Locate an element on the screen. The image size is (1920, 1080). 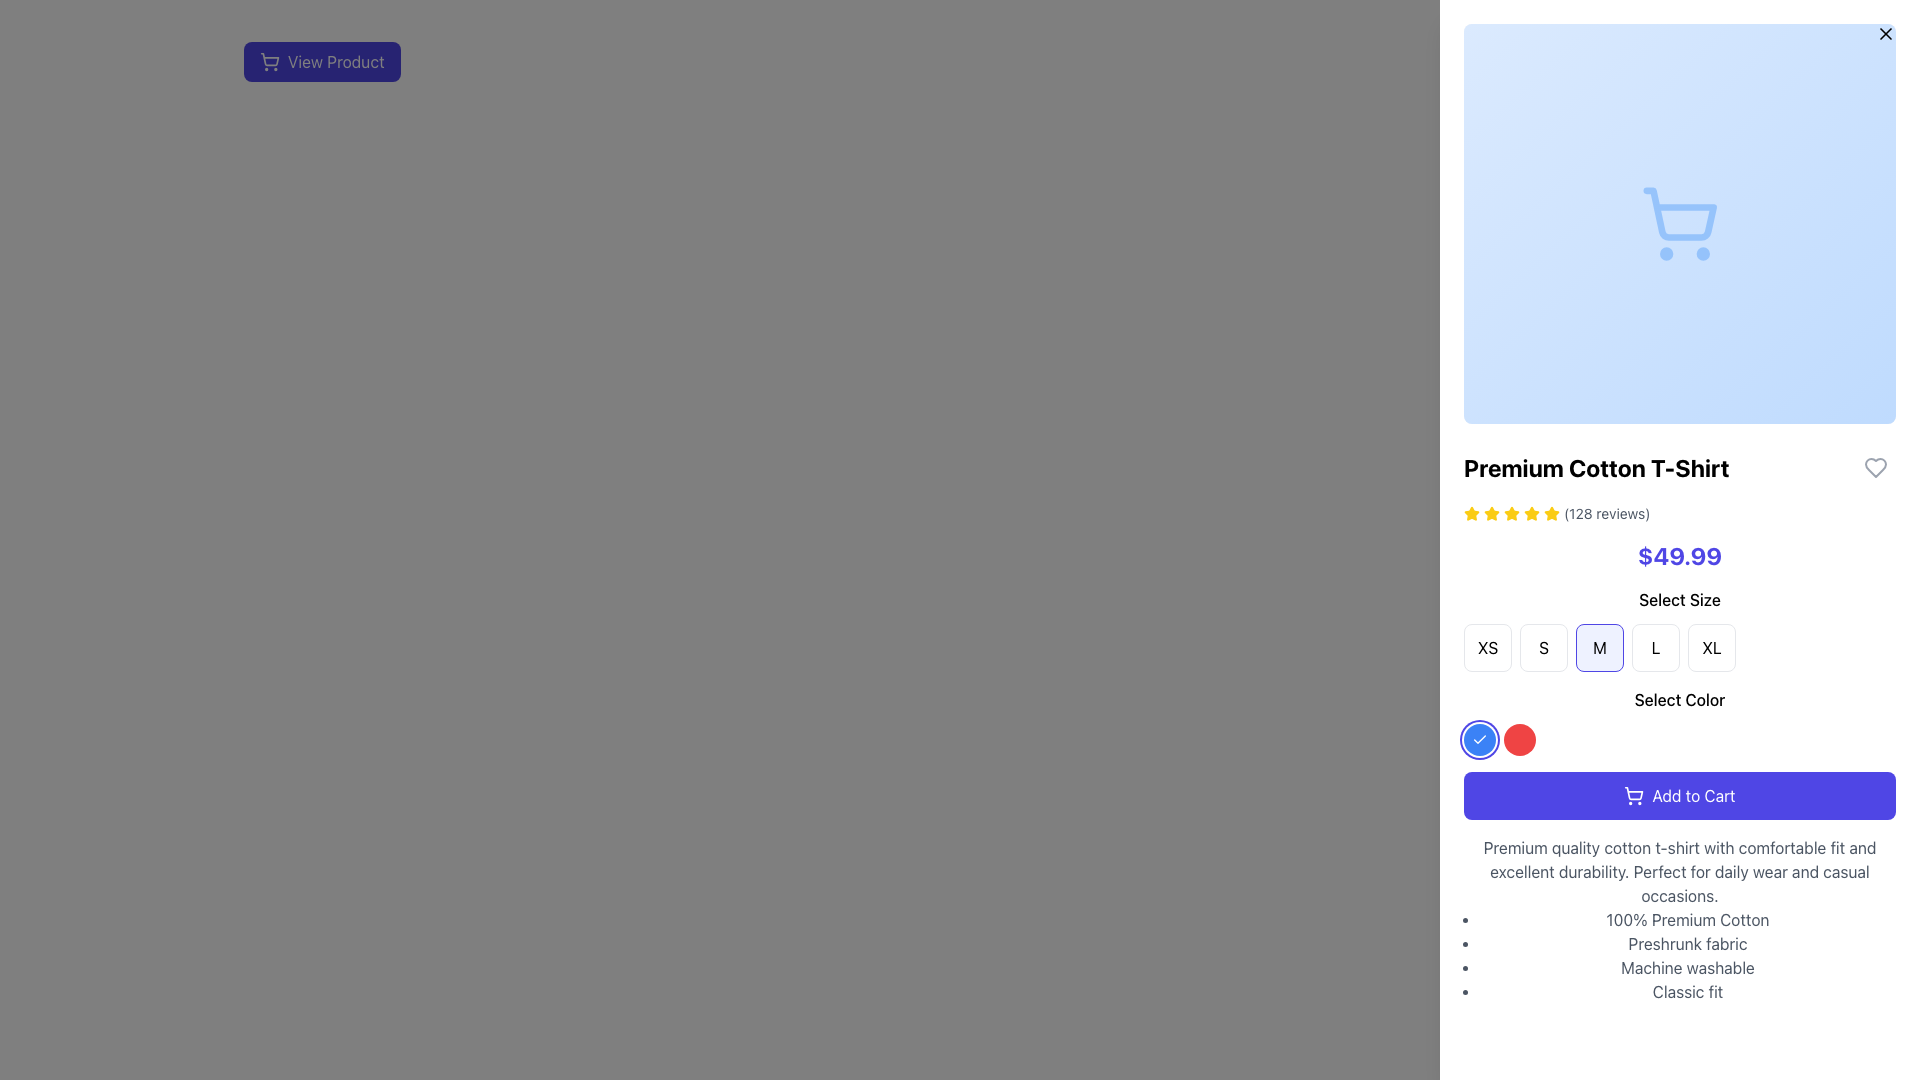
the 'L' size selection button located in the group of size buttons below the '$49.99' price and the 'Select Size' label is located at coordinates (1656, 648).